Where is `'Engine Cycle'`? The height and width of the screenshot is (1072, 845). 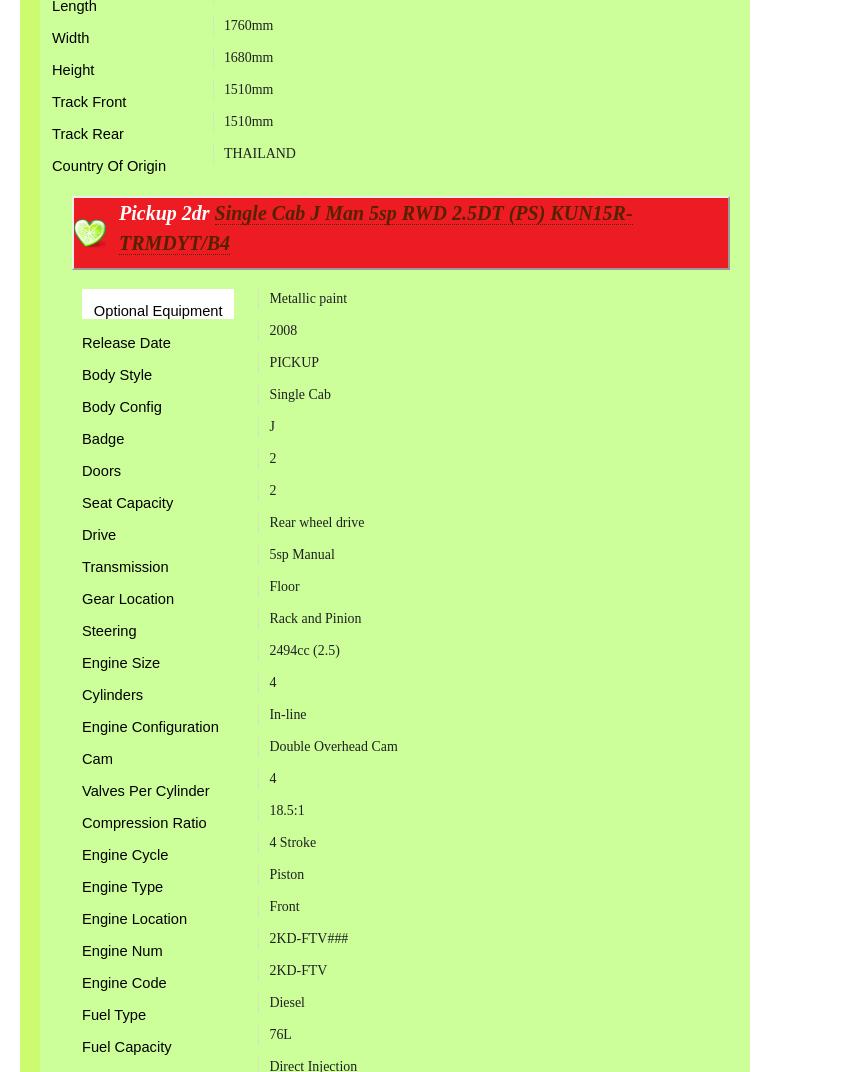 'Engine Cycle' is located at coordinates (80, 852).